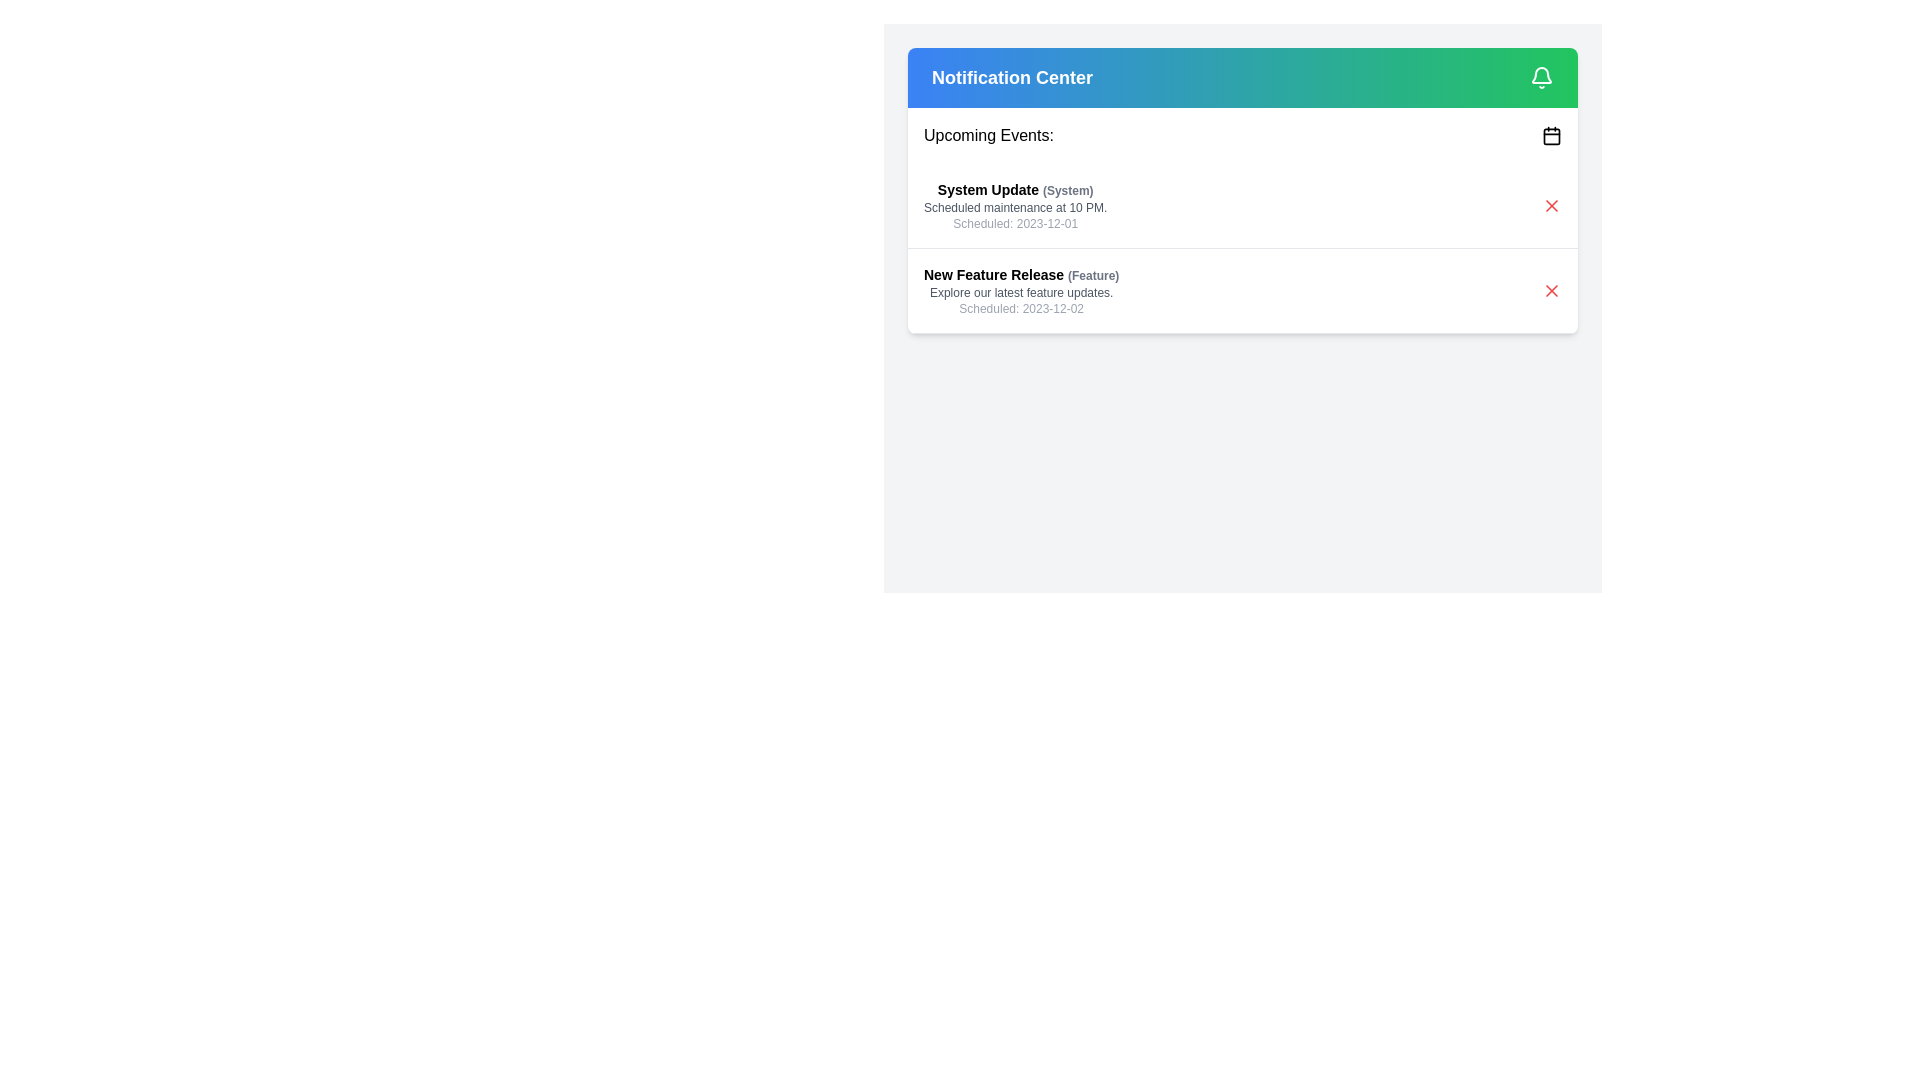 This screenshot has width=1920, height=1080. I want to click on the upper arc of the bell-shaped icon in the top-right corner of the Notification Center interface, which is styled with a green background and thin outlines, so click(1540, 74).